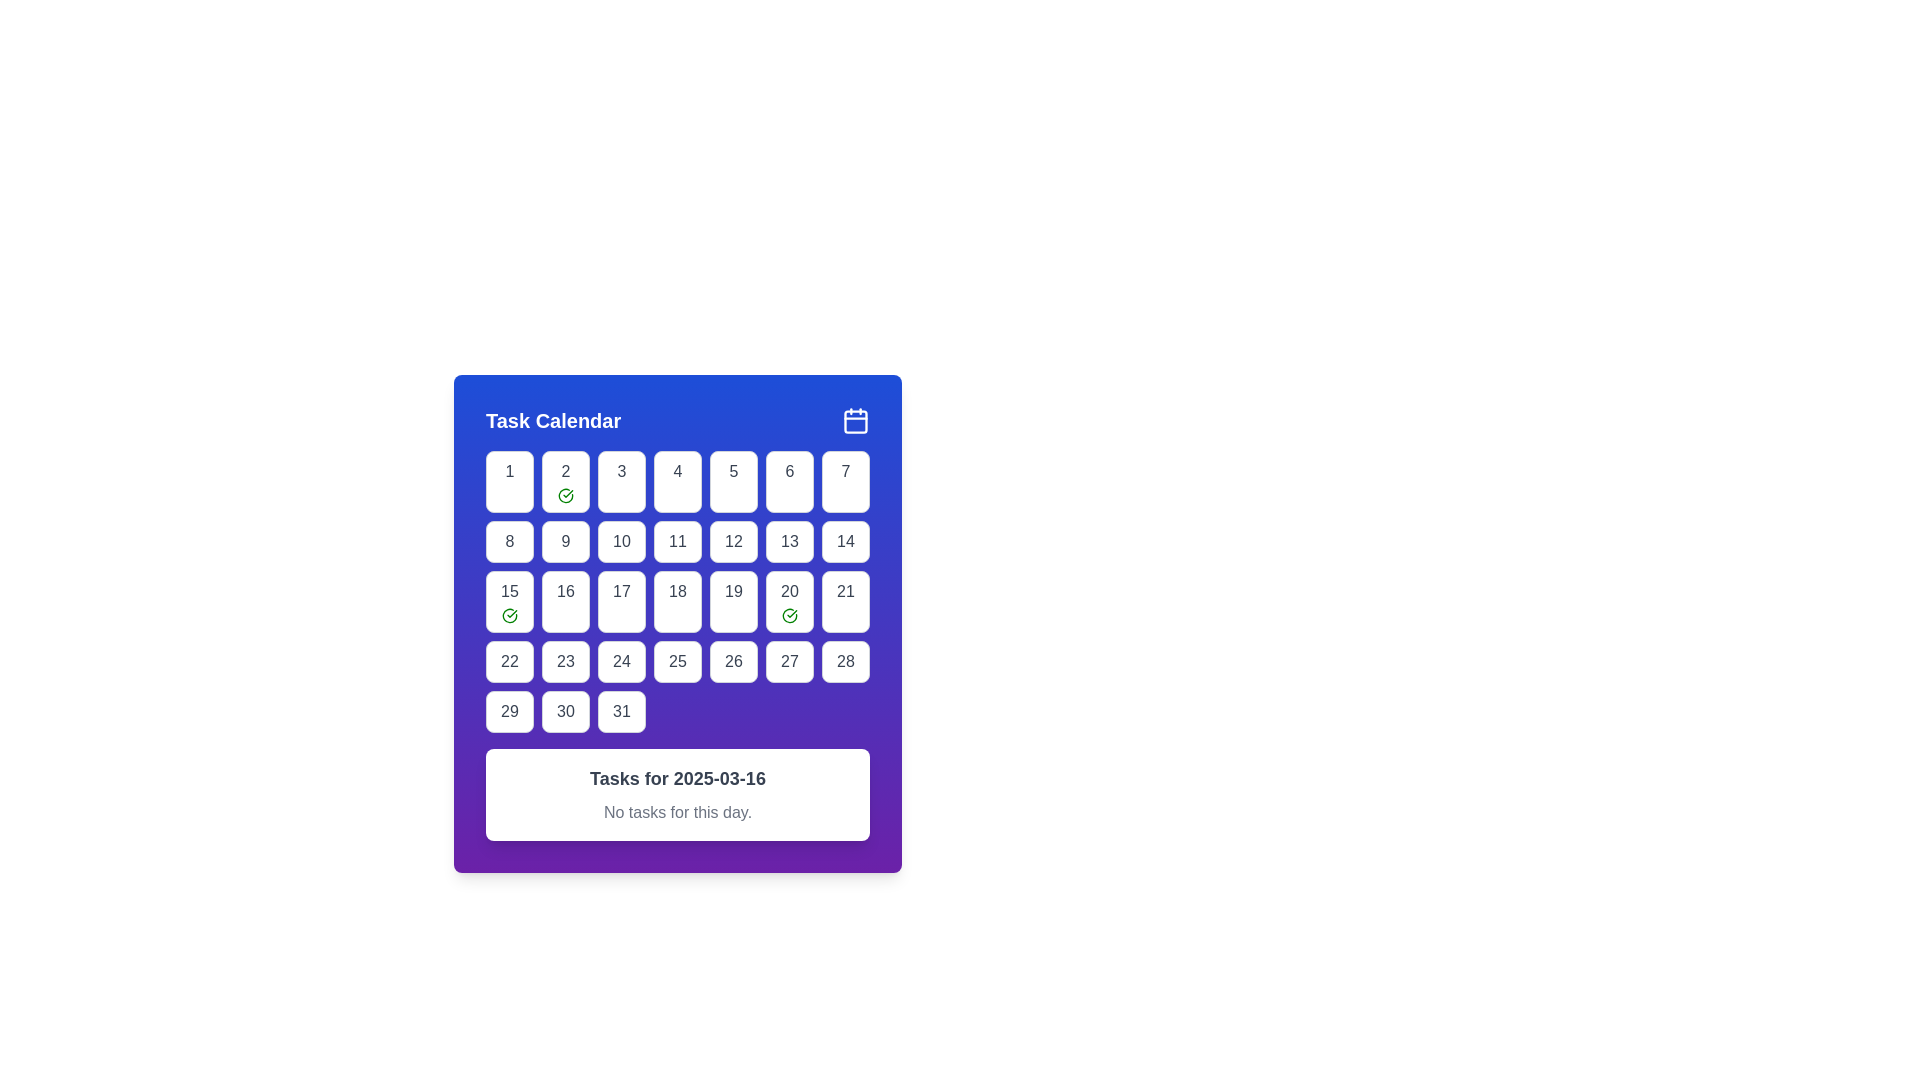 The image size is (1920, 1080). I want to click on the button representing the 13th day in the calendar grid layout, so click(789, 542).